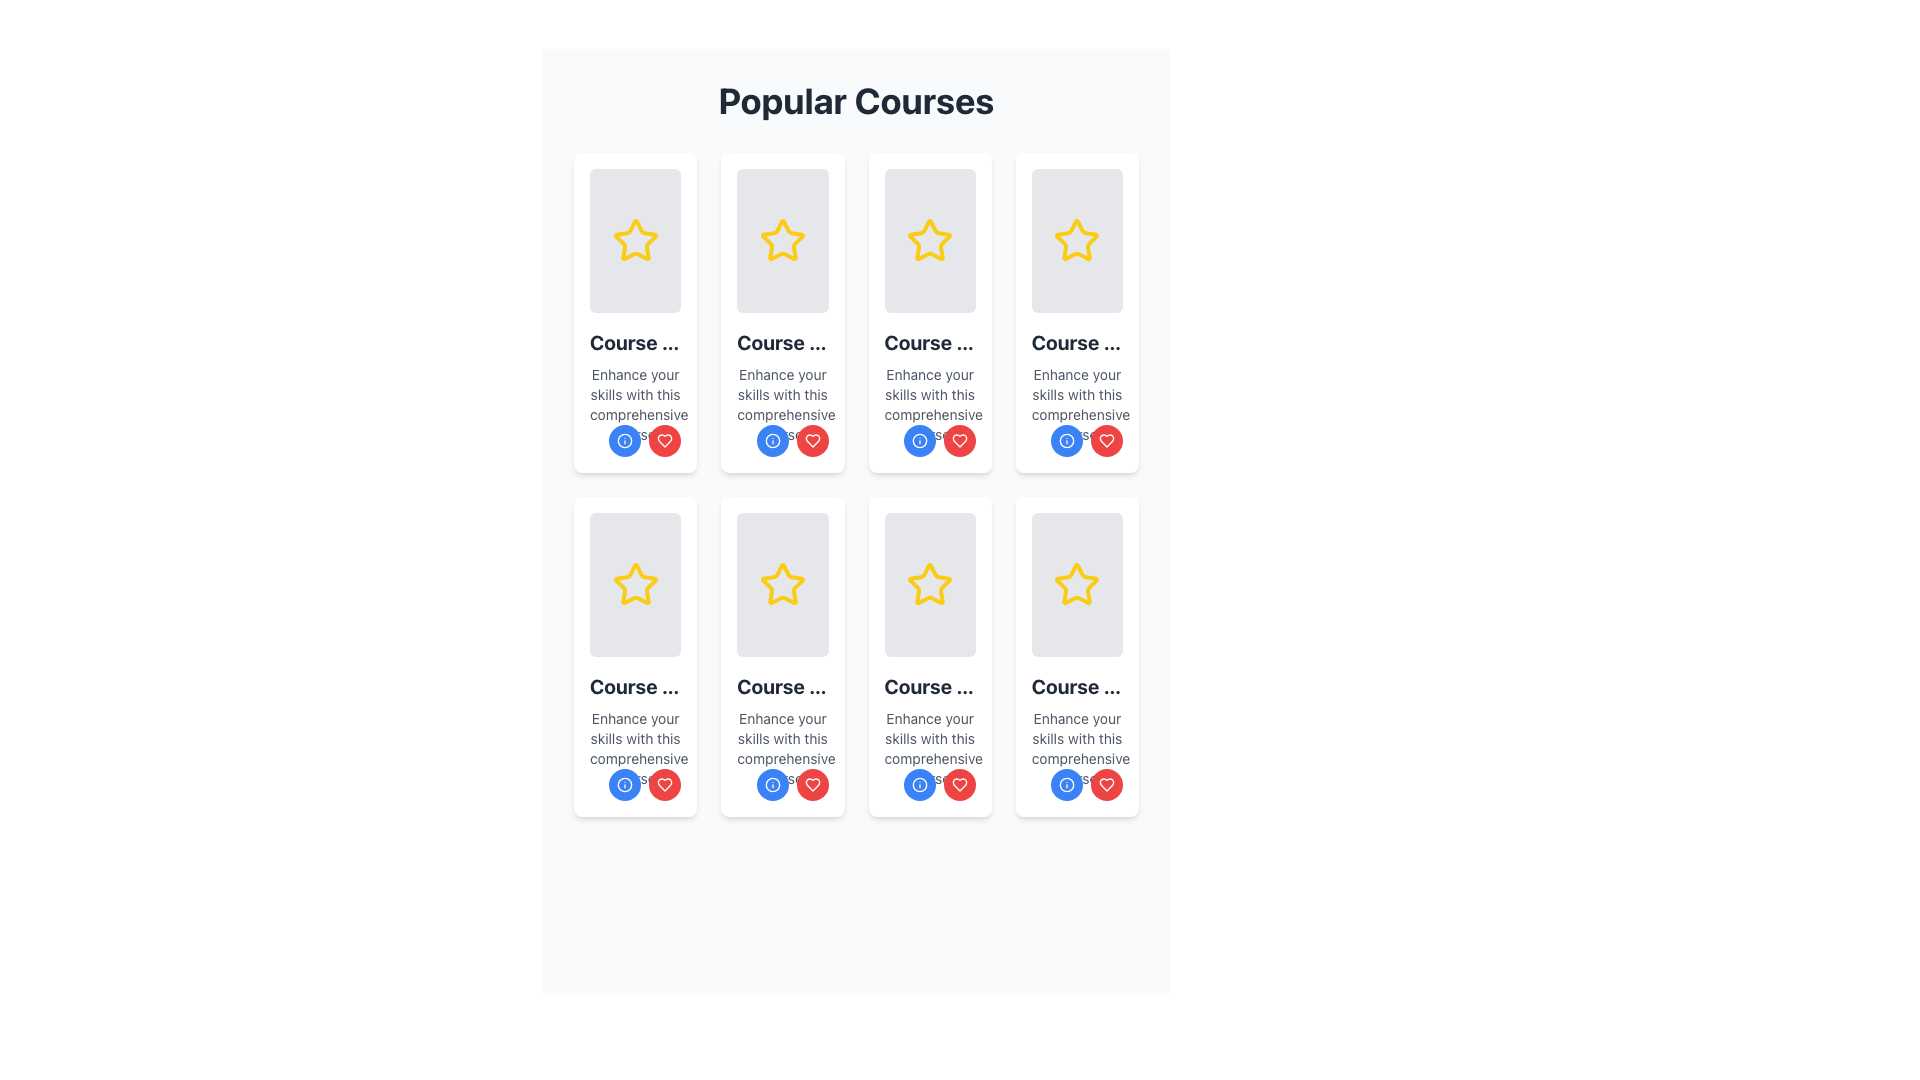  Describe the element at coordinates (929, 405) in the screenshot. I see `text element that provides additional information about the course featured in the third card, located below the title 'Course Title 3' and above two circular buttons` at that location.